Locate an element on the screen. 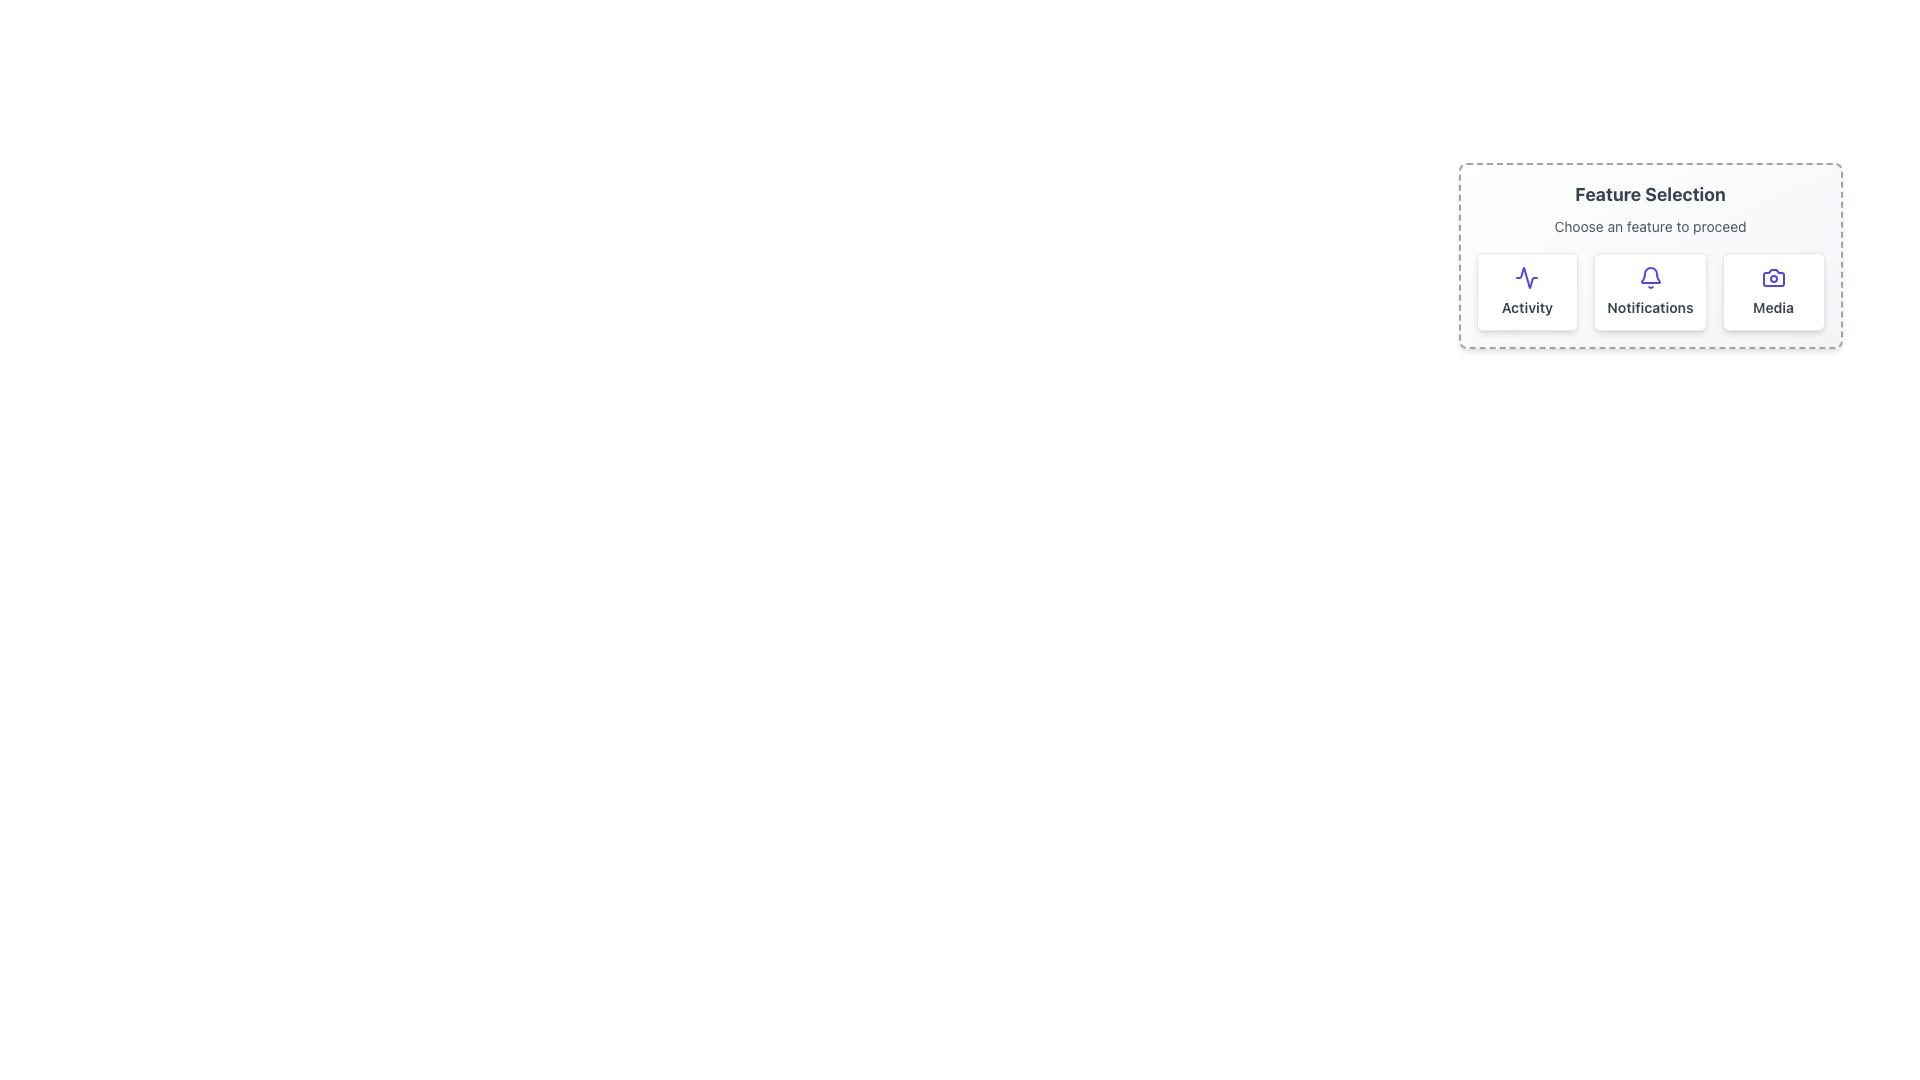 The image size is (1920, 1080). text of the Notifications label, which is a bold, dark gray text label positioned below the bell icon in the feature selection interface is located at coordinates (1650, 308).